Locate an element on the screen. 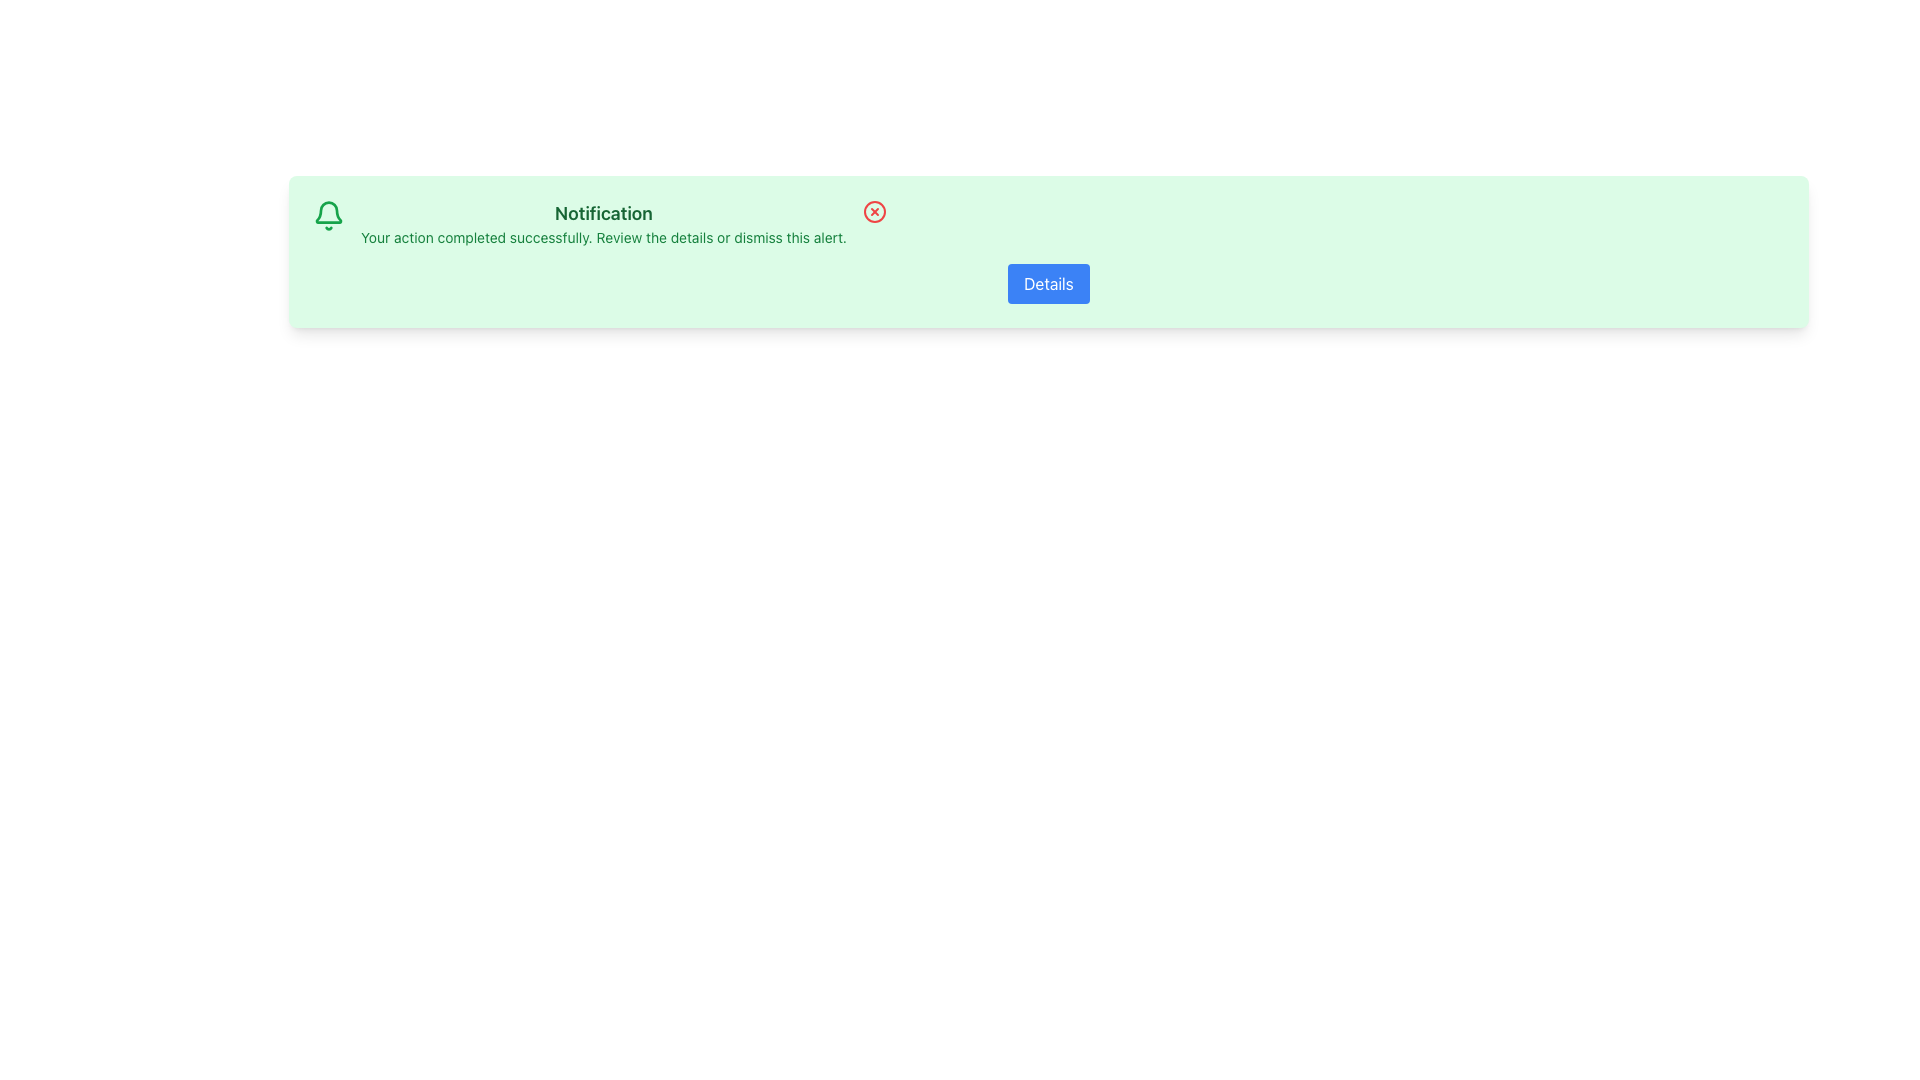 This screenshot has width=1920, height=1080. text snippet confirming the successful action, which is displayed in green font beneath the 'Notification' title is located at coordinates (603, 237).